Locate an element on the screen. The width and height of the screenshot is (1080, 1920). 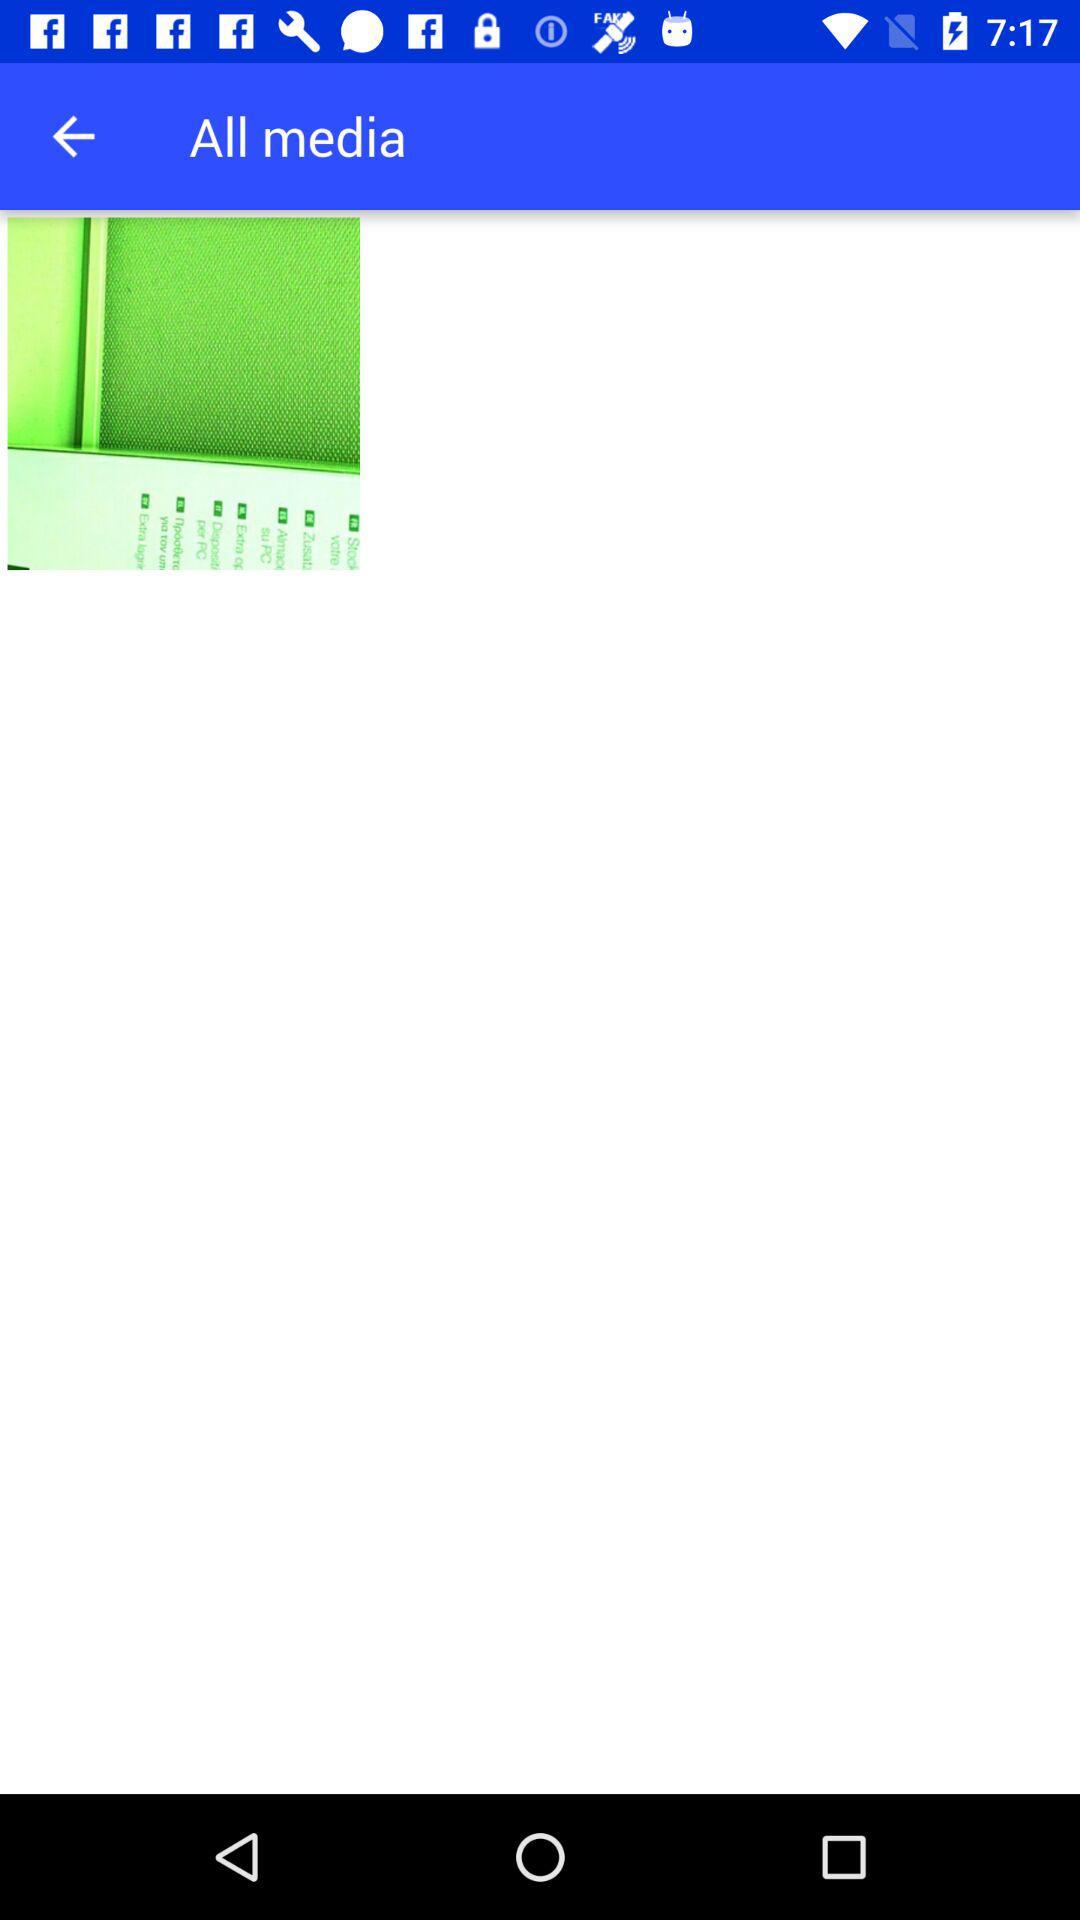
the item to the left of all media is located at coordinates (72, 135).